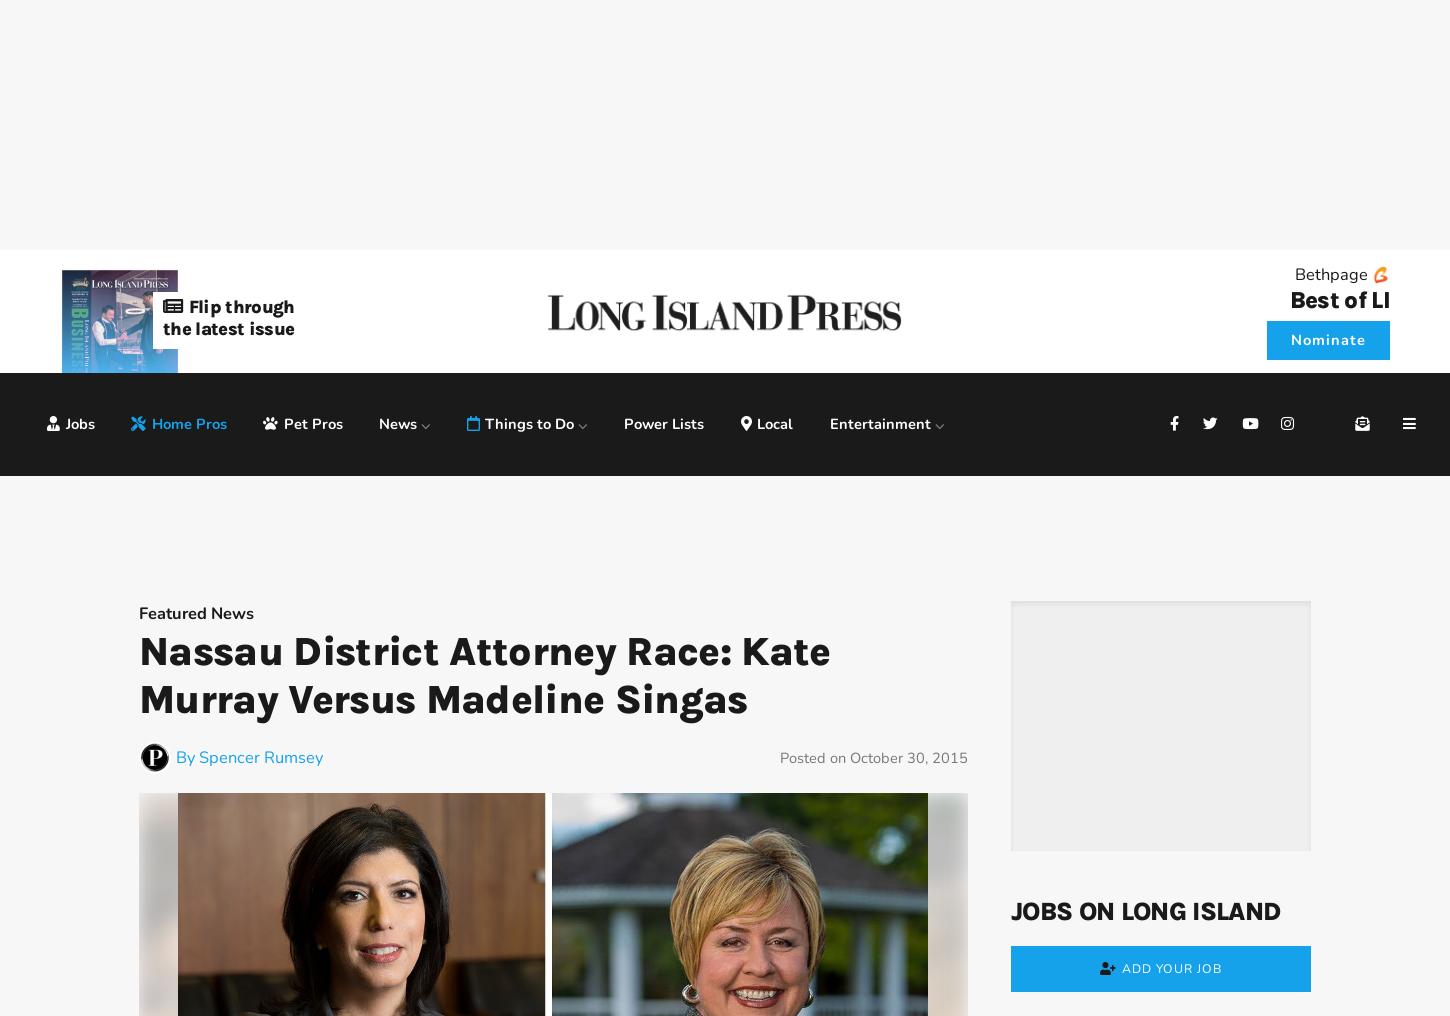 Image resolution: width=1450 pixels, height=1016 pixels. What do you see at coordinates (186, 757) in the screenshot?
I see `'By'` at bounding box center [186, 757].